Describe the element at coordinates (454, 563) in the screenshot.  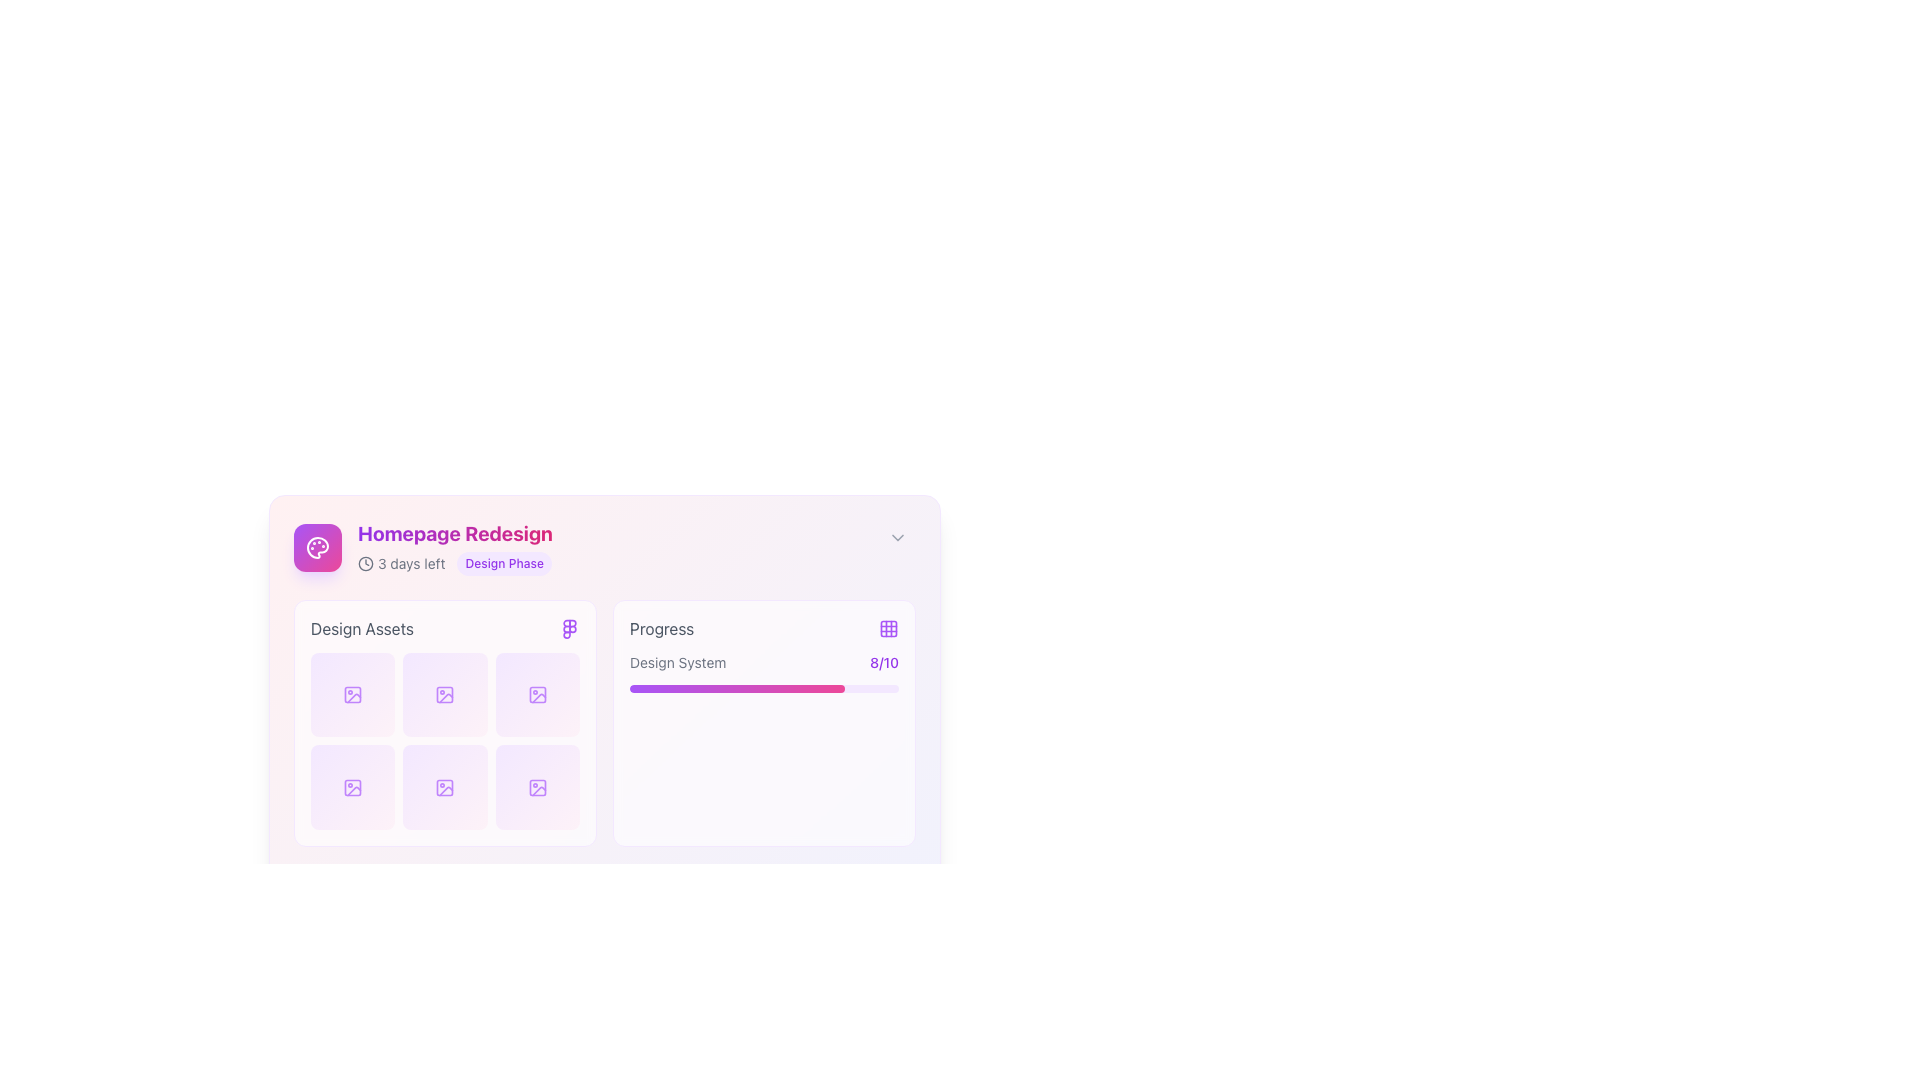
I see `the Information display element featuring a clock icon and the text '3 days left', along with the 'Design Phase' label` at that location.